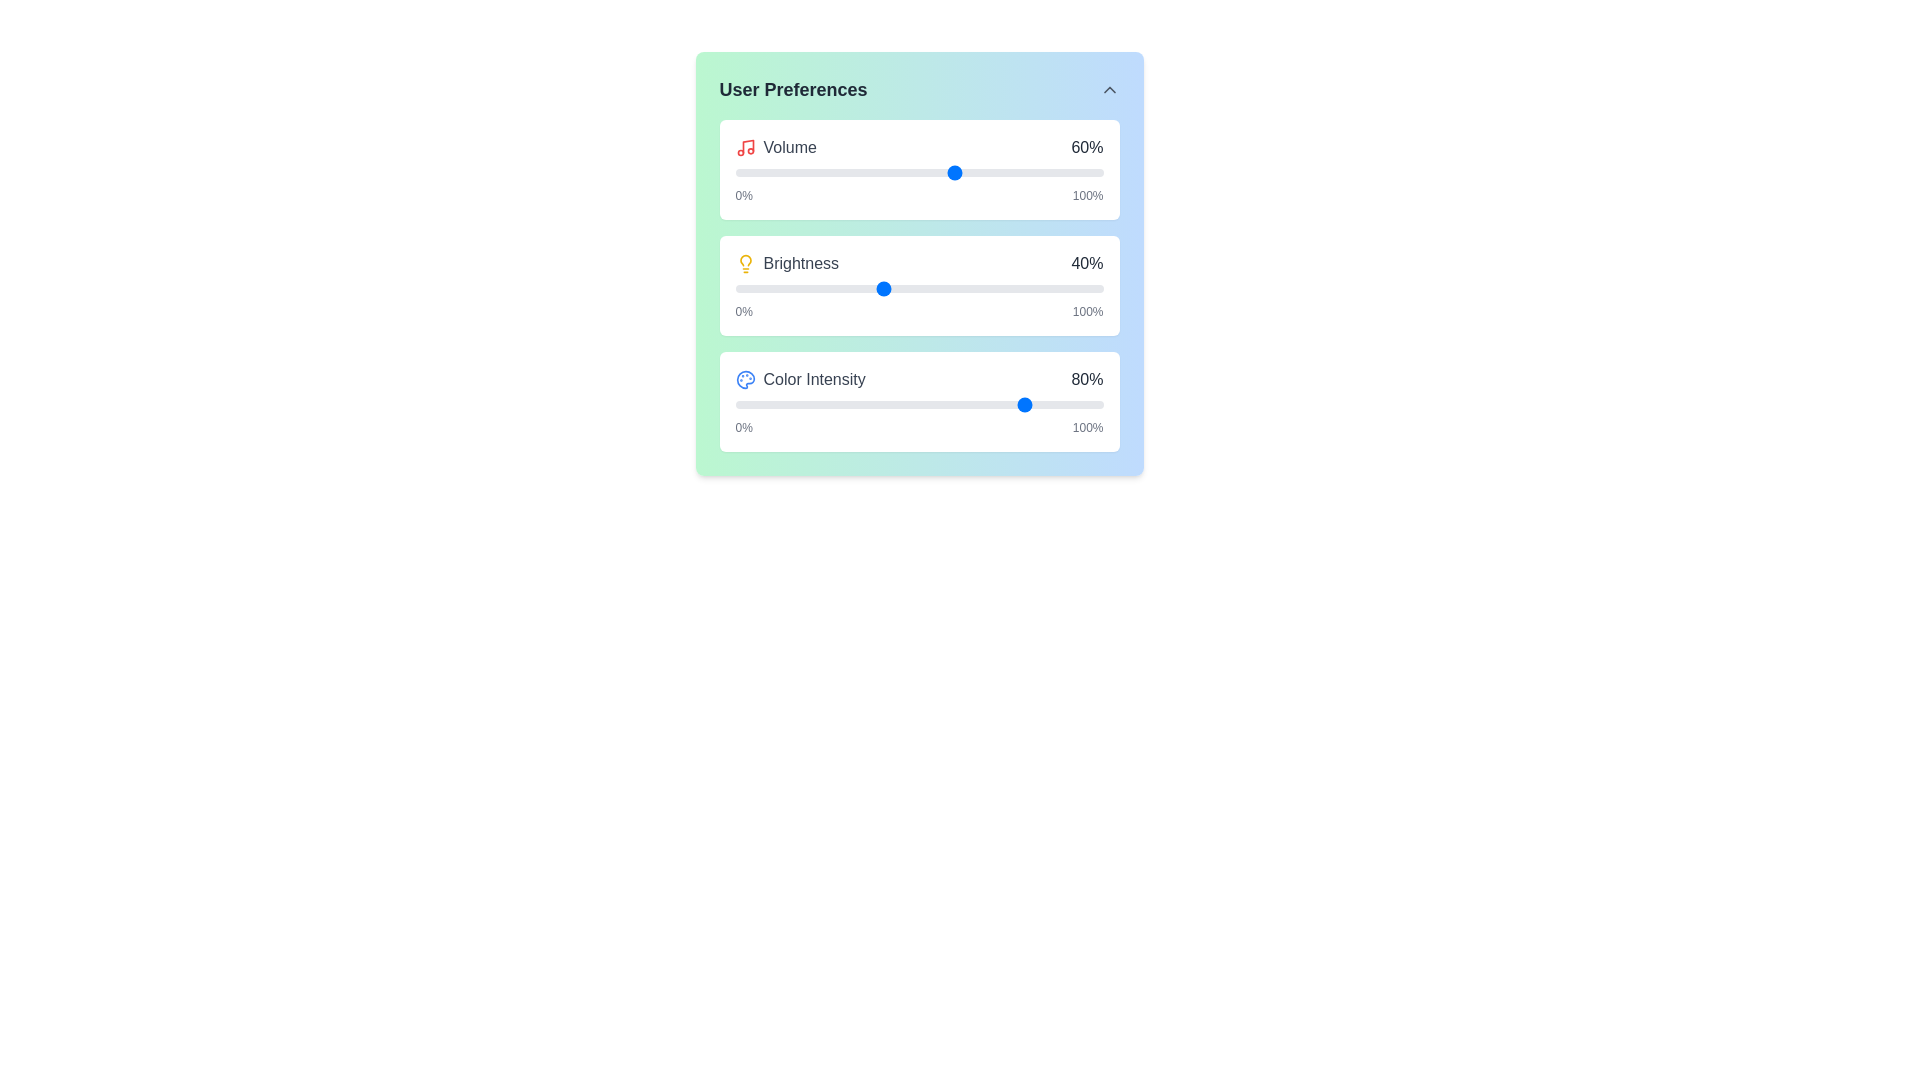 Image resolution: width=1920 pixels, height=1080 pixels. I want to click on information displayed on the text label indicating the current volume level of 60%, located in the 'Volume' section adjacent to the volume slider, so click(1086, 146).